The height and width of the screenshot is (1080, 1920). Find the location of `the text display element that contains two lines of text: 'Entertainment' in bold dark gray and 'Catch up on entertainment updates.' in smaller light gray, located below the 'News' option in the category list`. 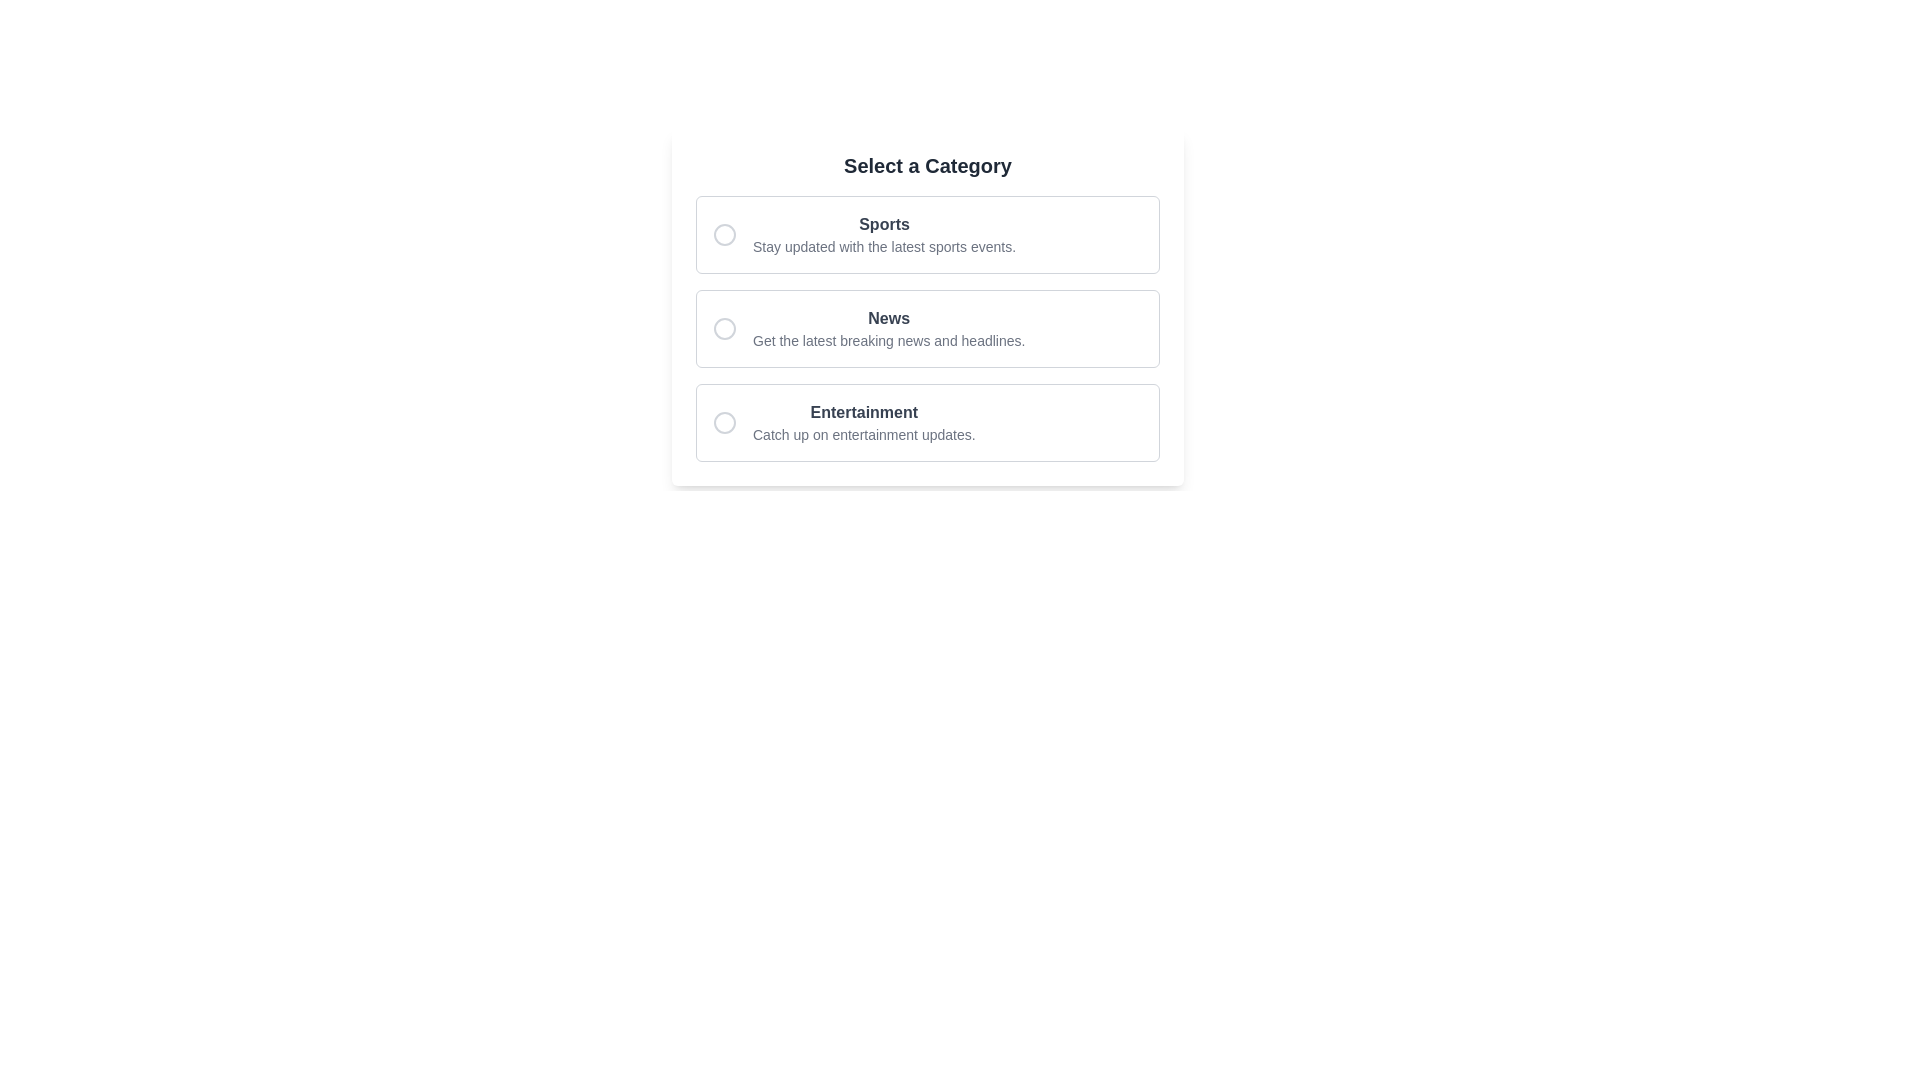

the text display element that contains two lines of text: 'Entertainment' in bold dark gray and 'Catch up on entertainment updates.' in smaller light gray, located below the 'News' option in the category list is located at coordinates (864, 422).